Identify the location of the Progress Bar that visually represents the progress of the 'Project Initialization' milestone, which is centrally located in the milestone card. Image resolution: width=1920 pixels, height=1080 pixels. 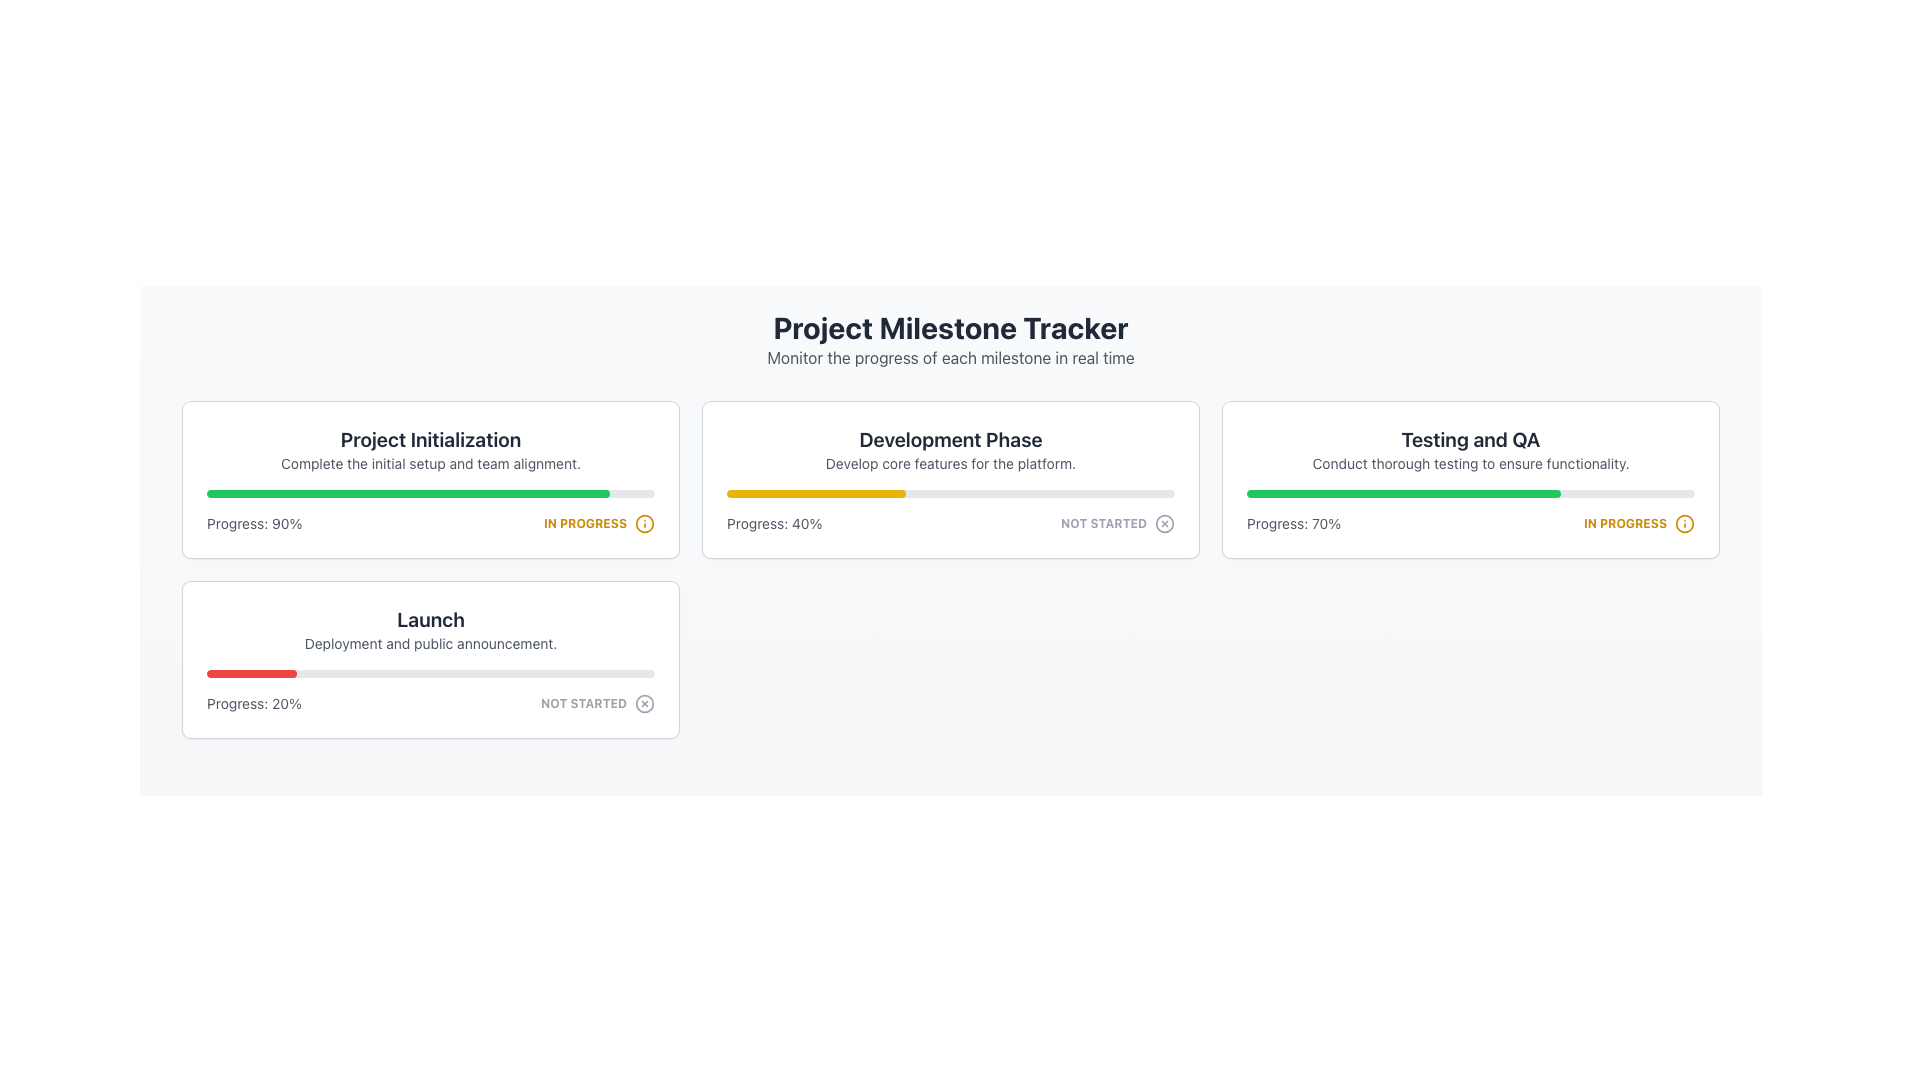
(430, 493).